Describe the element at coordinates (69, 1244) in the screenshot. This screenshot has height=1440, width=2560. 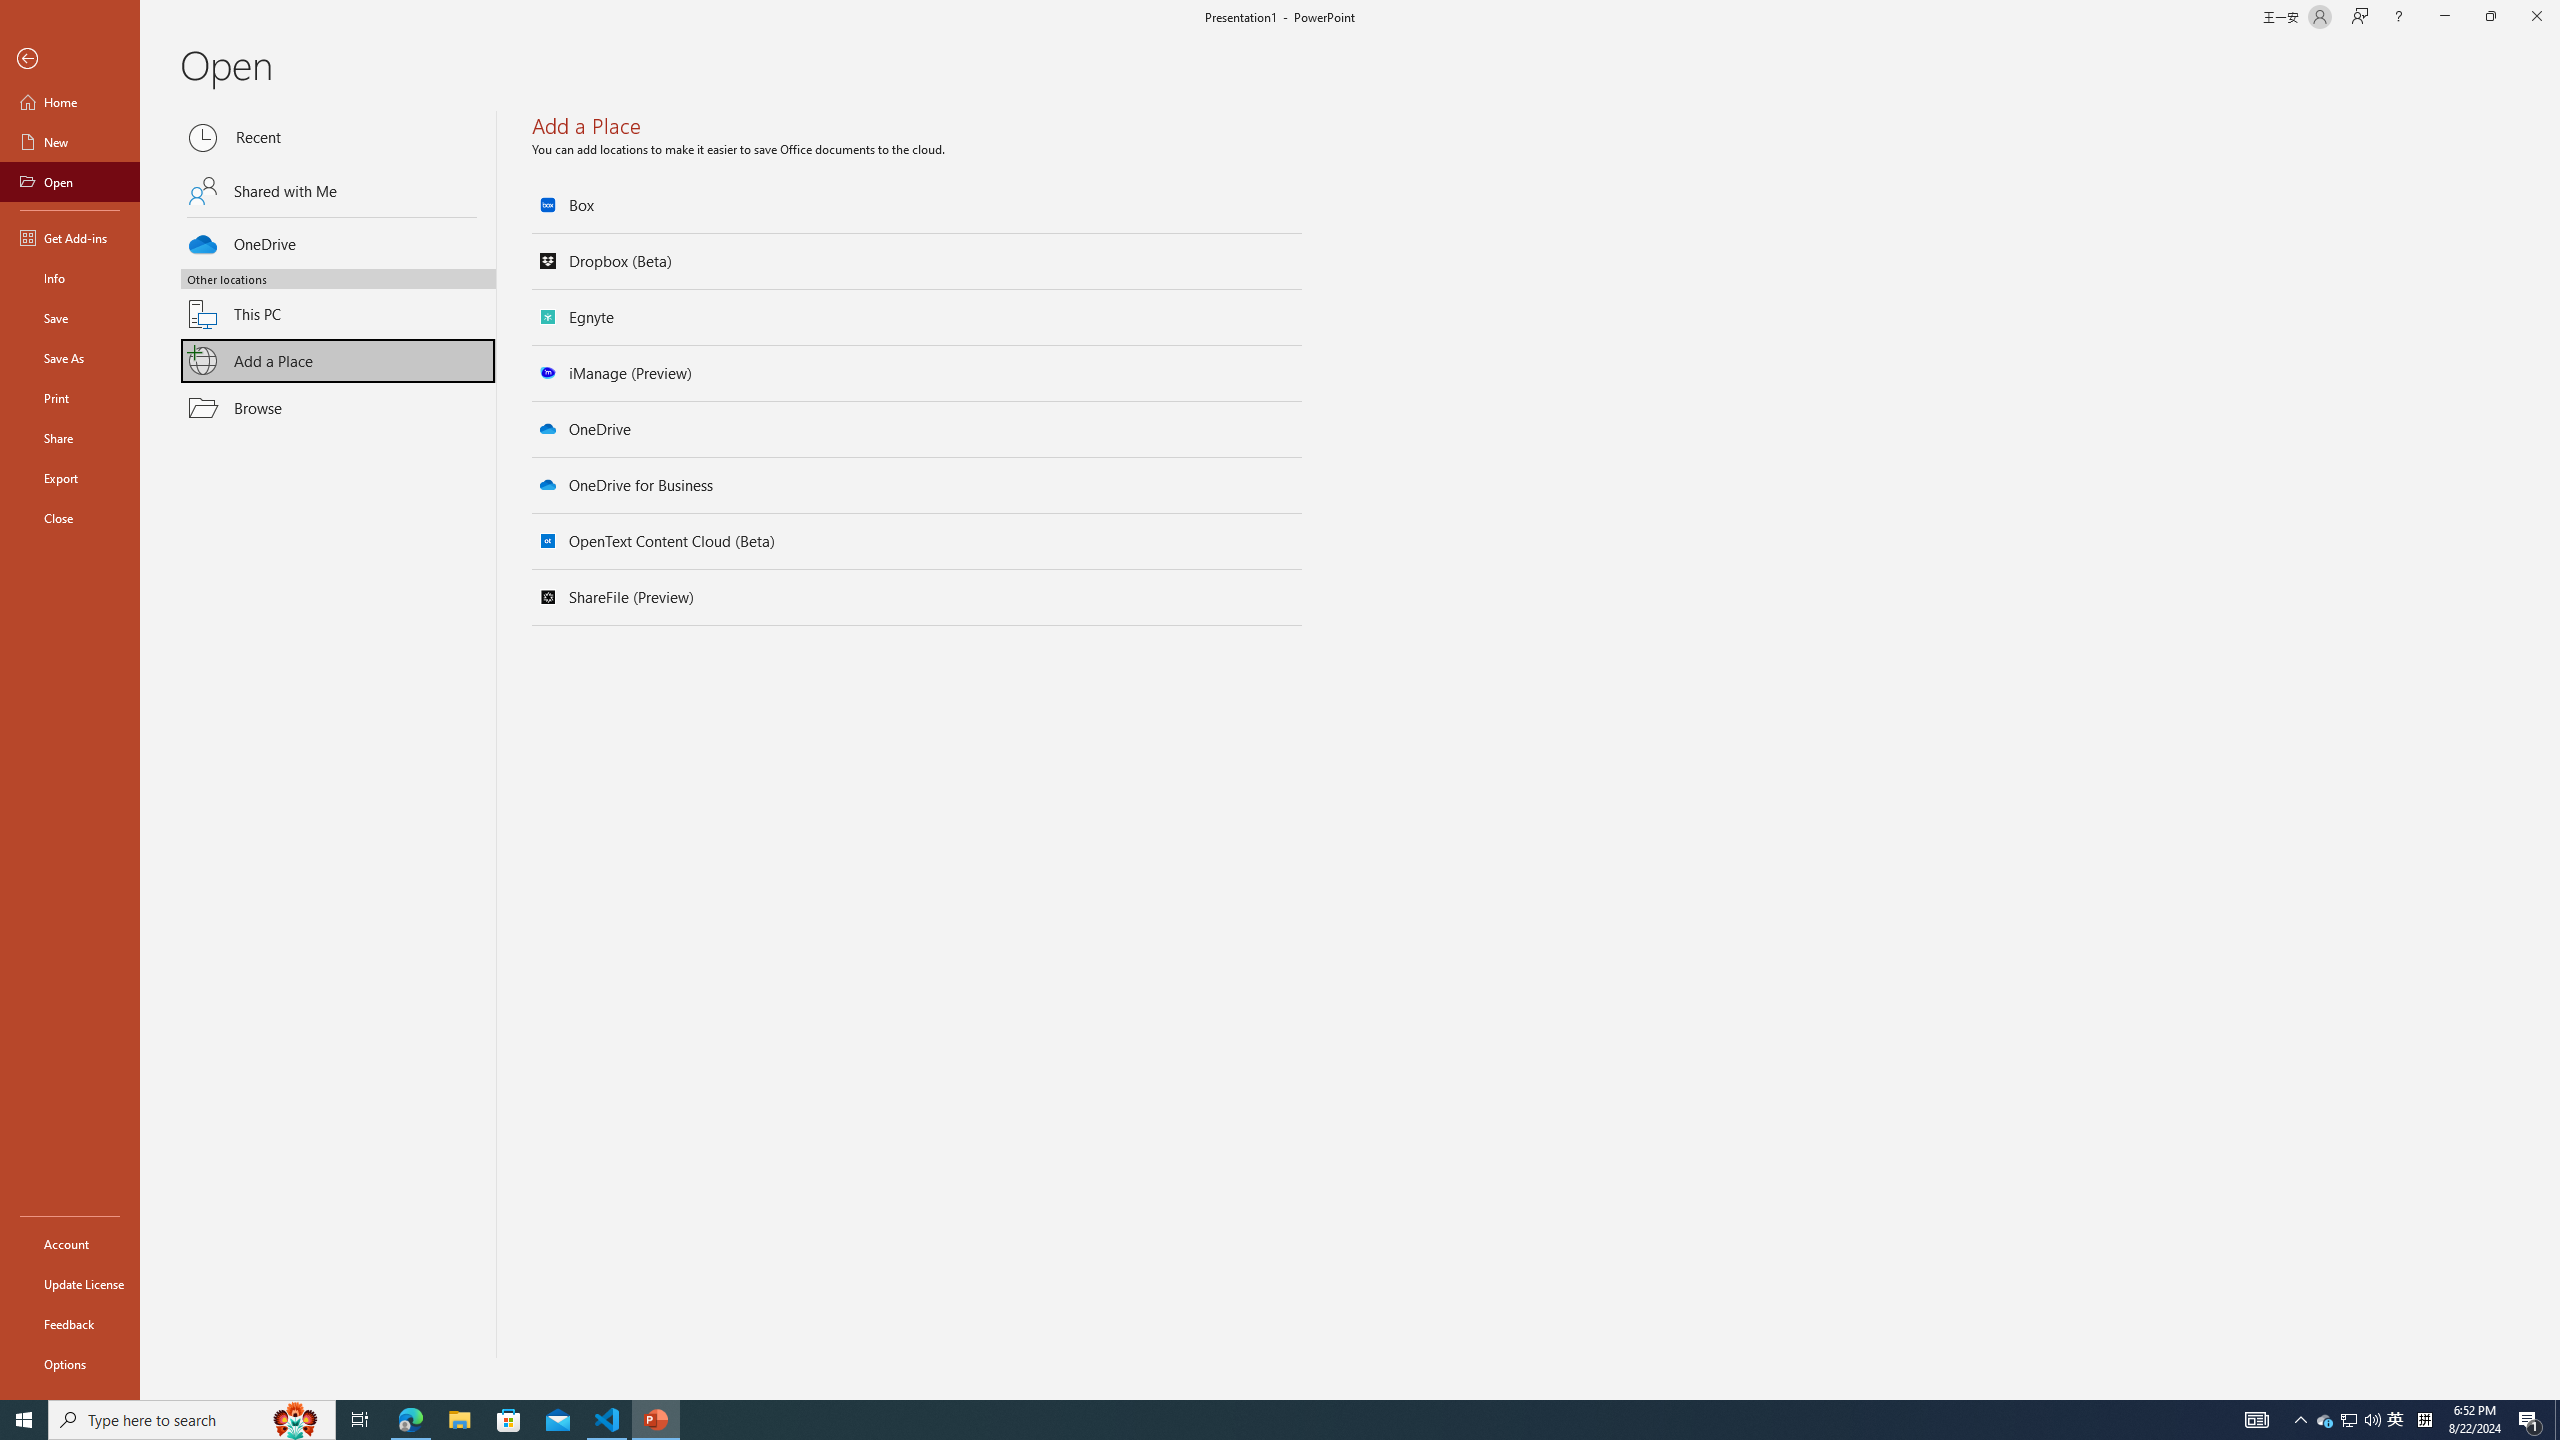
I see `'Account'` at that location.